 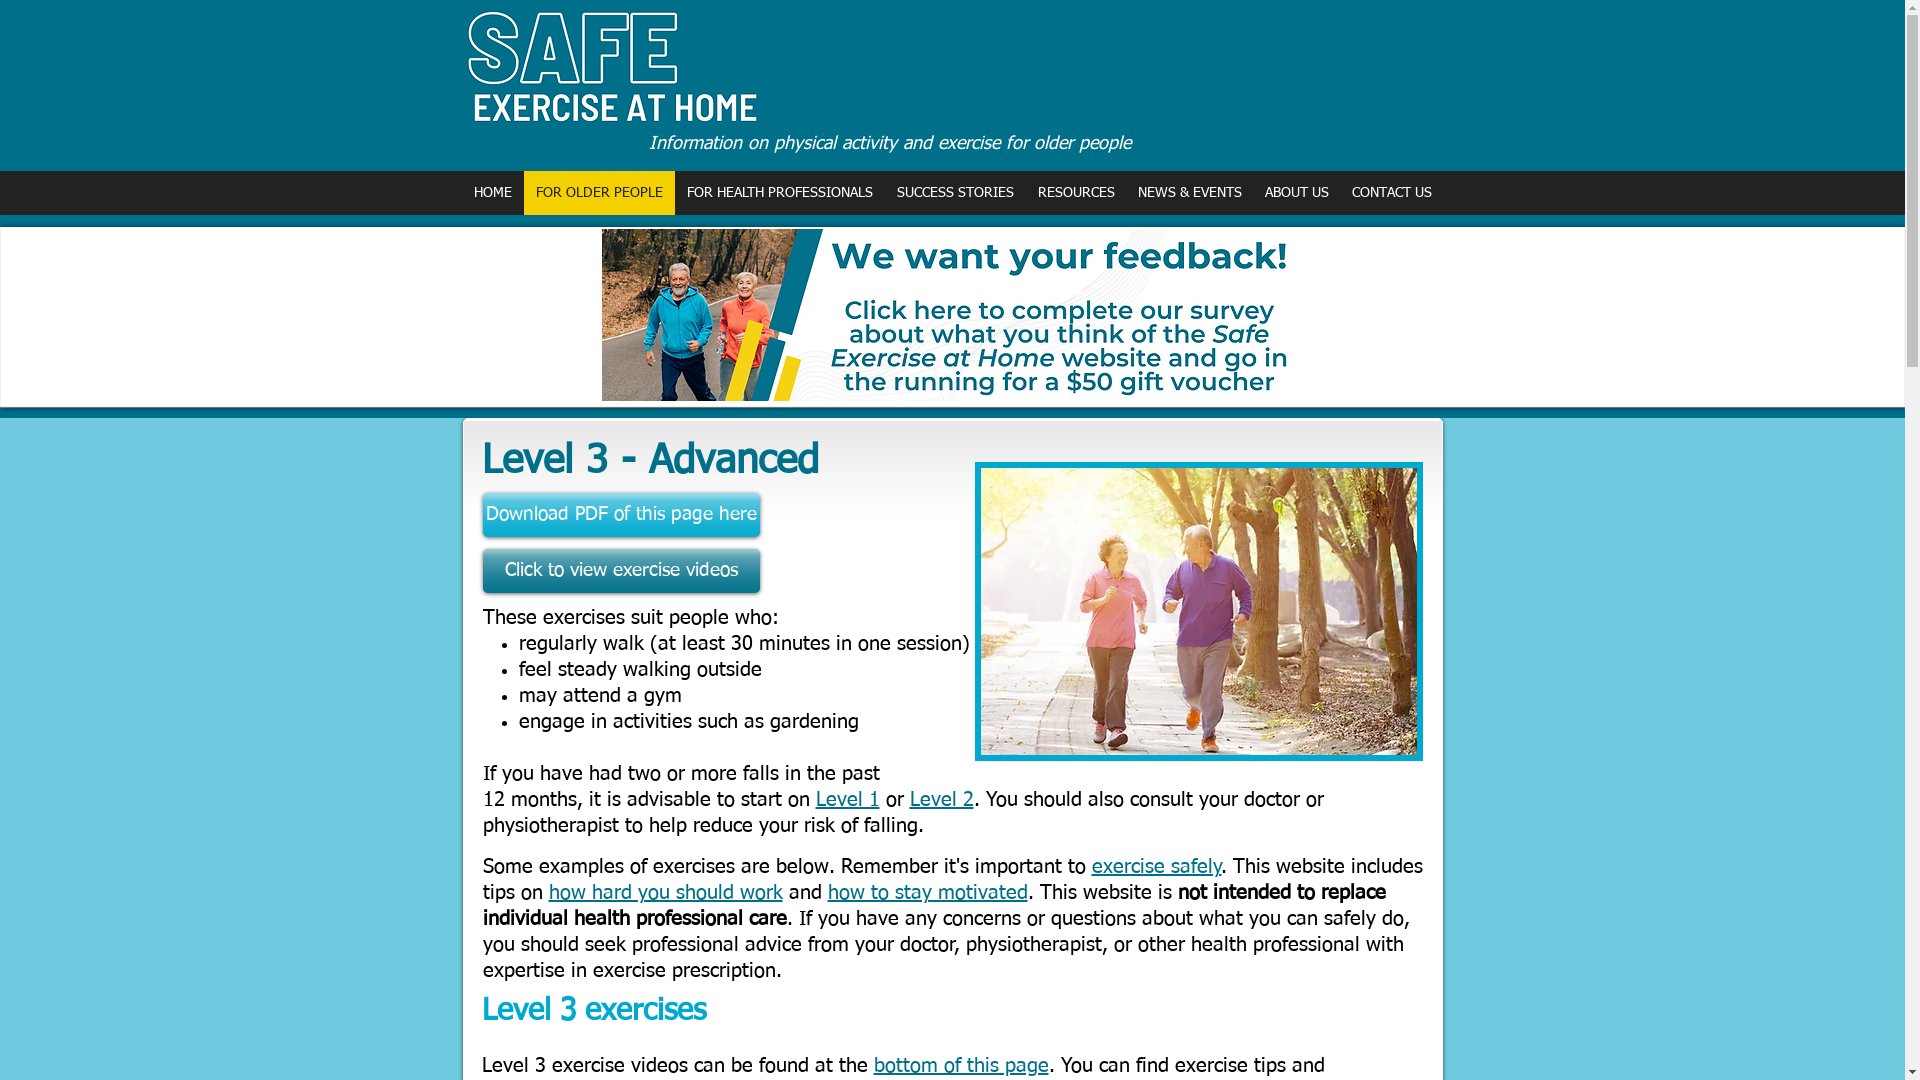 What do you see at coordinates (777, 192) in the screenshot?
I see `'FOR HEALTH PROFESSIONALS'` at bounding box center [777, 192].